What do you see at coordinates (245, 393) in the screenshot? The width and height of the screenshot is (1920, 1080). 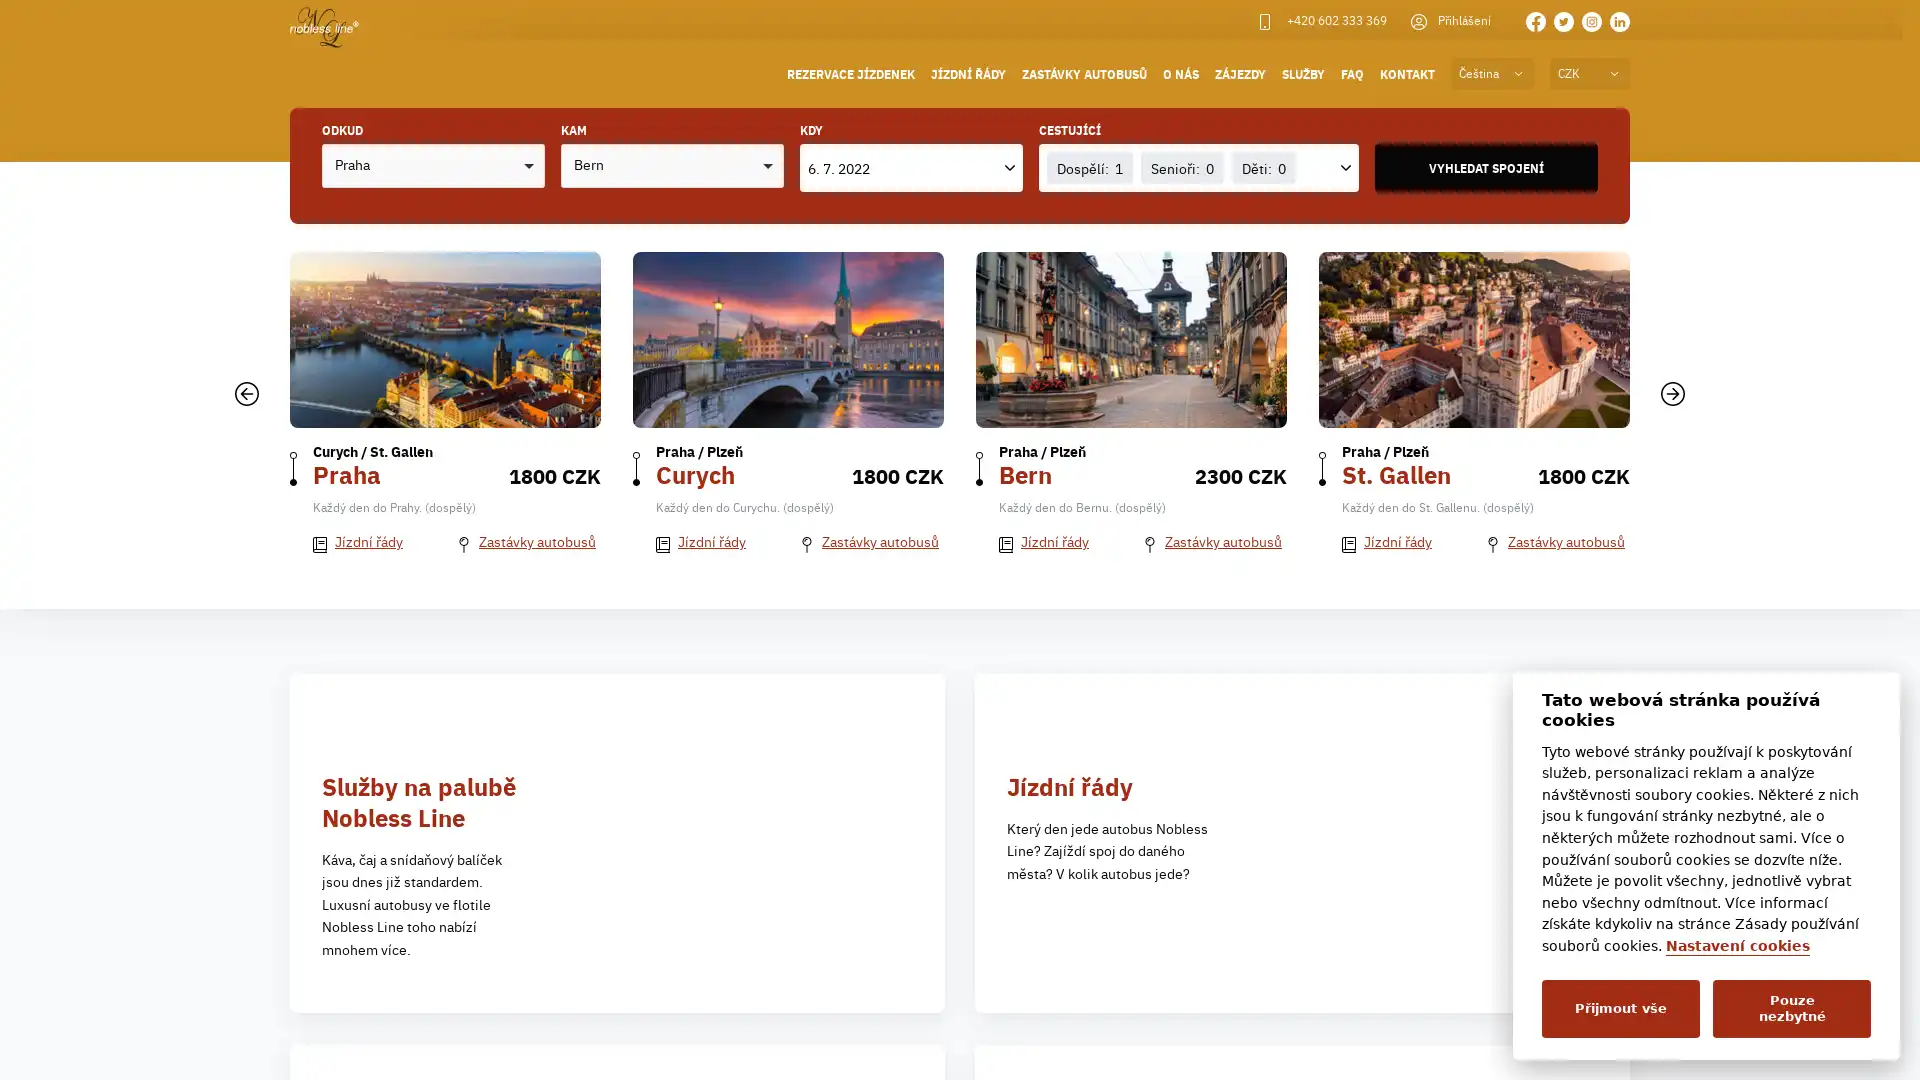 I see `Predchozi` at bounding box center [245, 393].